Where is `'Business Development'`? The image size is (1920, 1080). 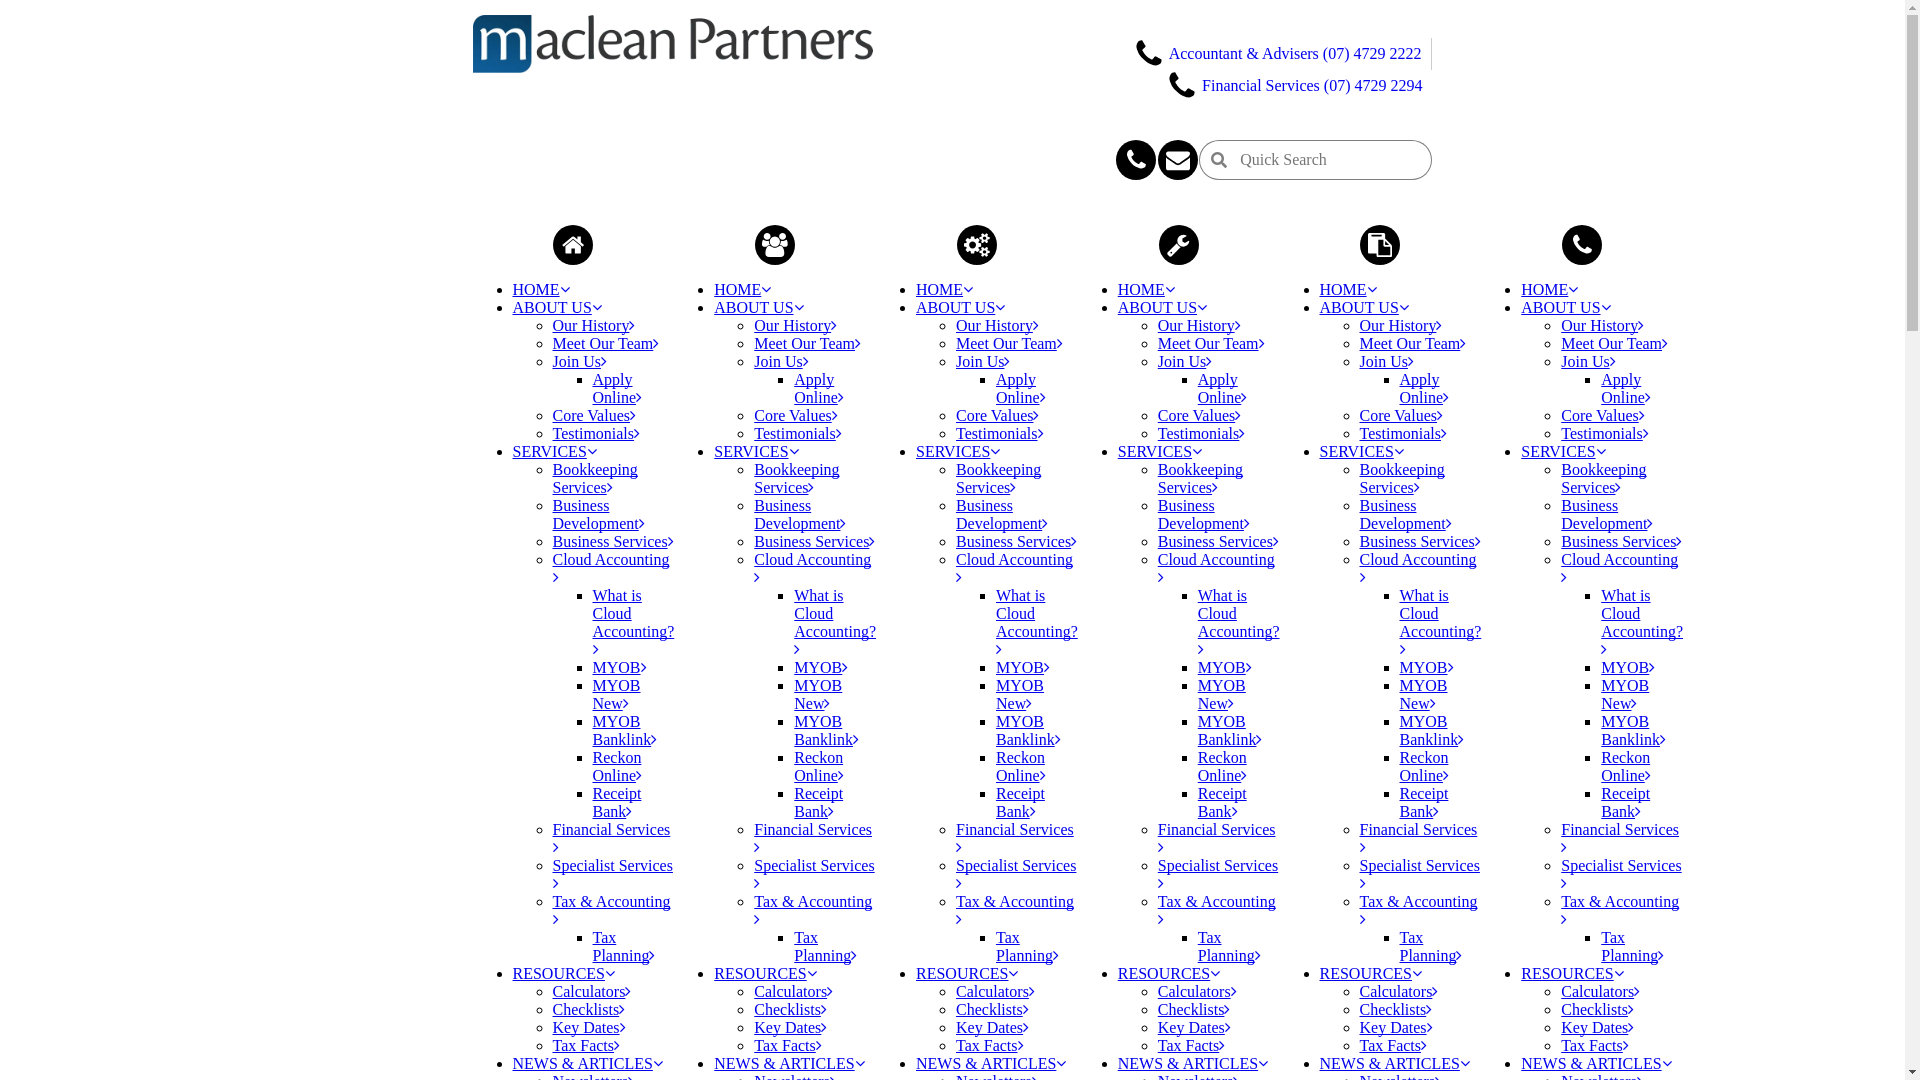 'Business Development' is located at coordinates (1203, 513).